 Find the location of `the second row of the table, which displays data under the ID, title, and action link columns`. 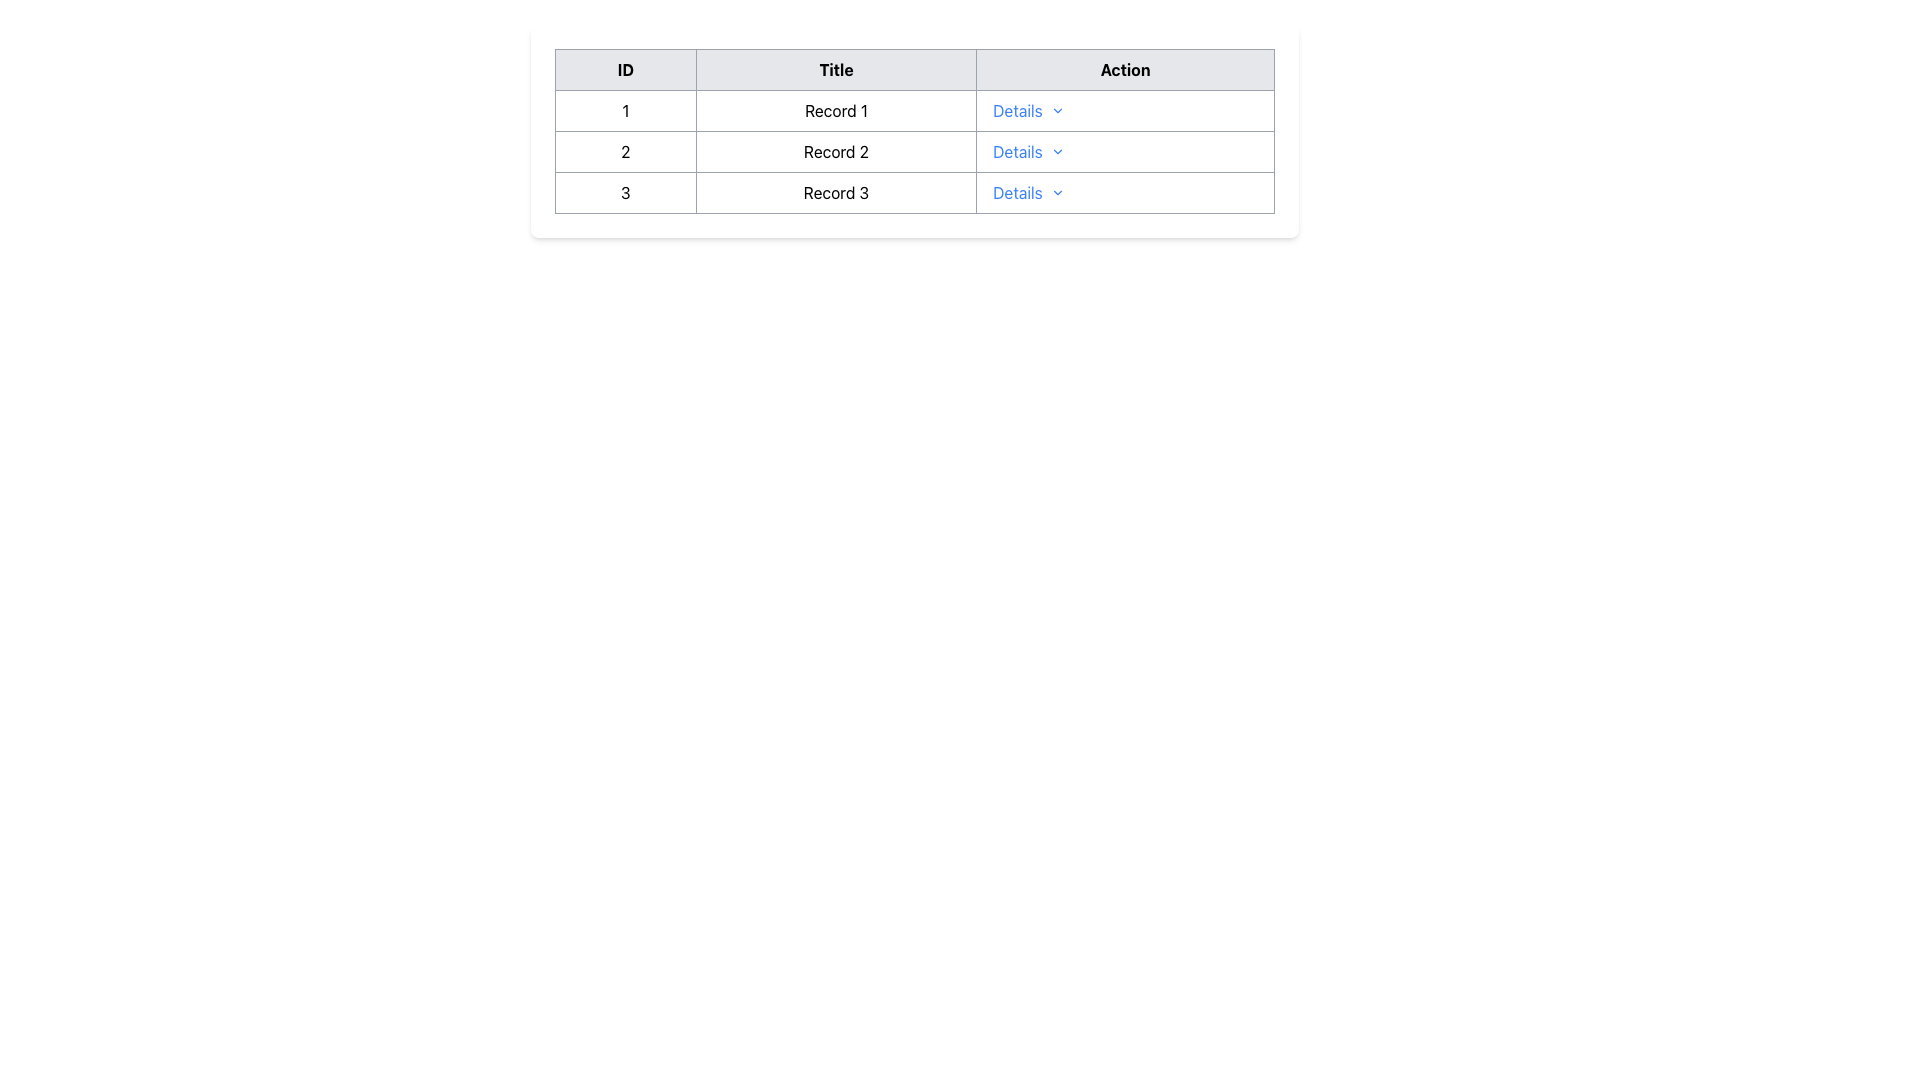

the second row of the table, which displays data under the ID, title, and action link columns is located at coordinates (914, 150).